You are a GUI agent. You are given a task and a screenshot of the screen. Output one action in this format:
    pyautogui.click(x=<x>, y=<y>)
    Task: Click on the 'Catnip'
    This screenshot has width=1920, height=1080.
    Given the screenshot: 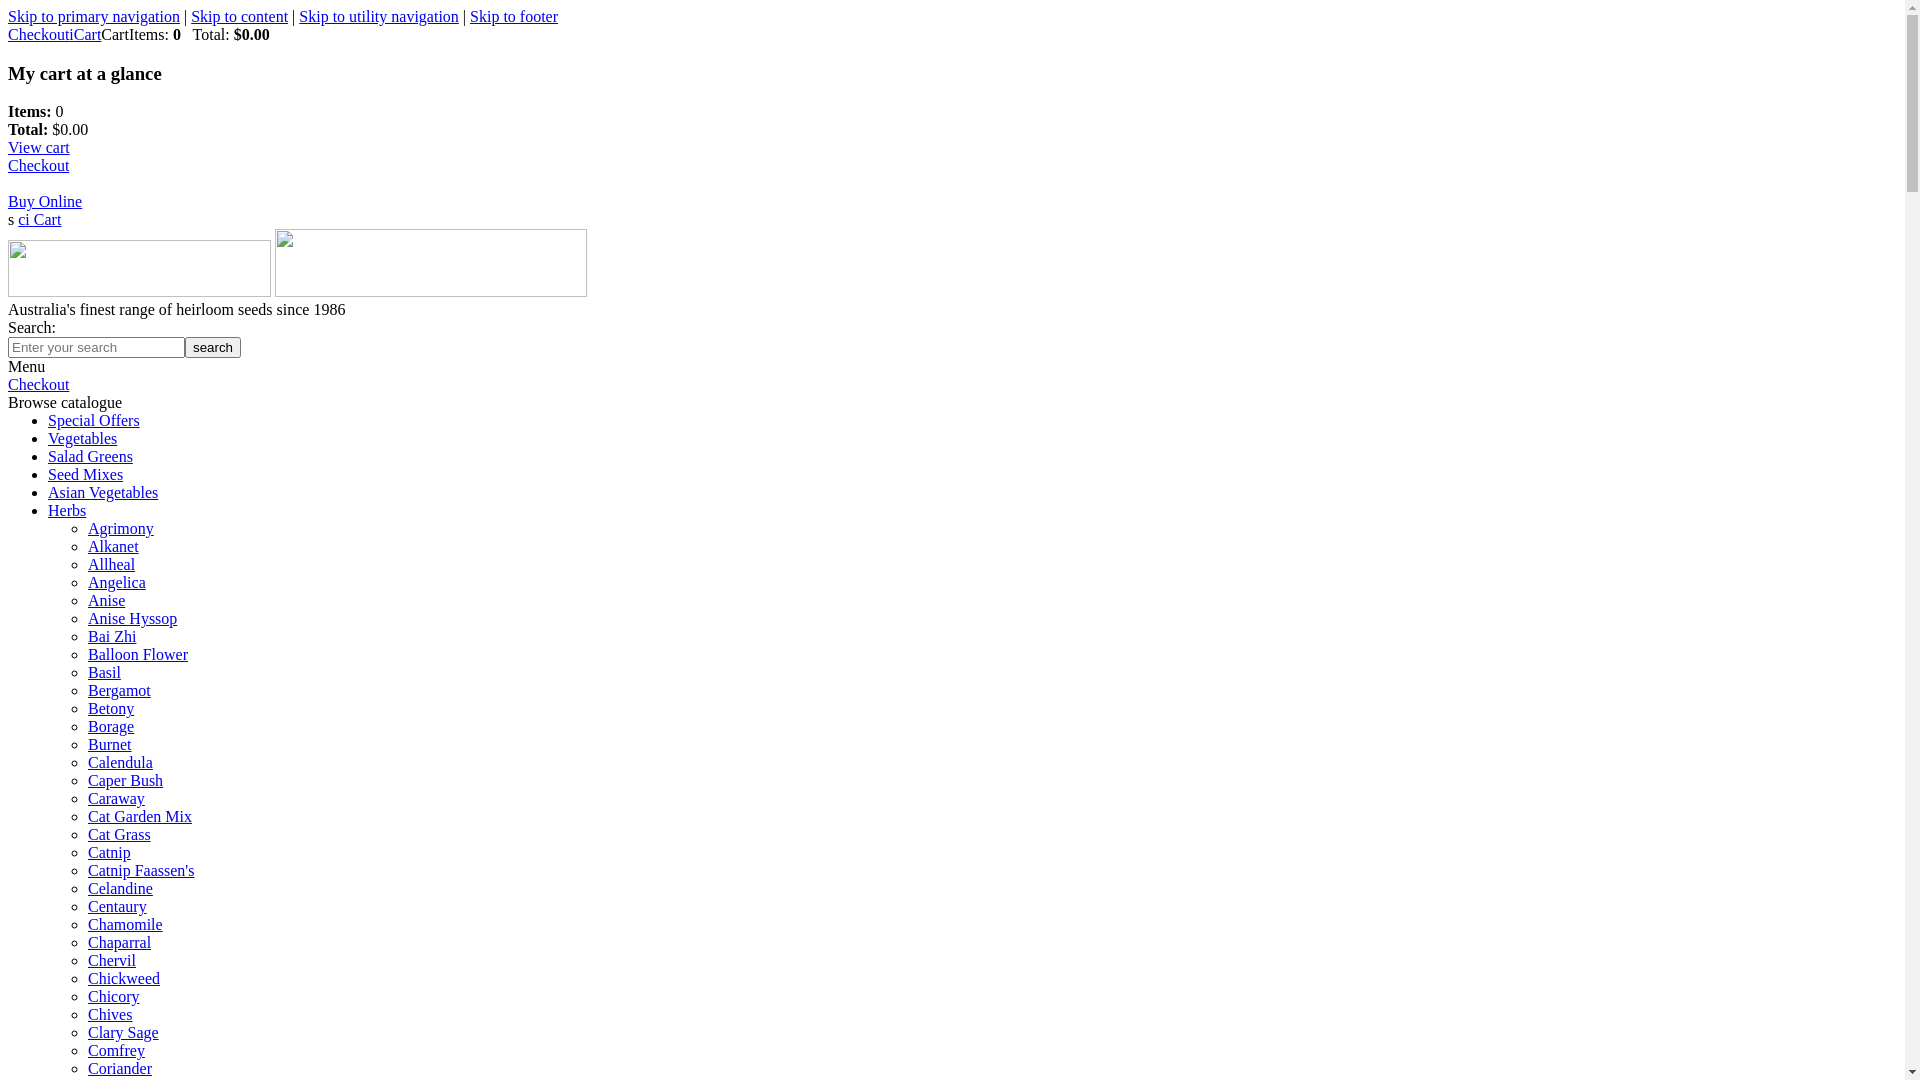 What is the action you would take?
    pyautogui.click(x=108, y=852)
    